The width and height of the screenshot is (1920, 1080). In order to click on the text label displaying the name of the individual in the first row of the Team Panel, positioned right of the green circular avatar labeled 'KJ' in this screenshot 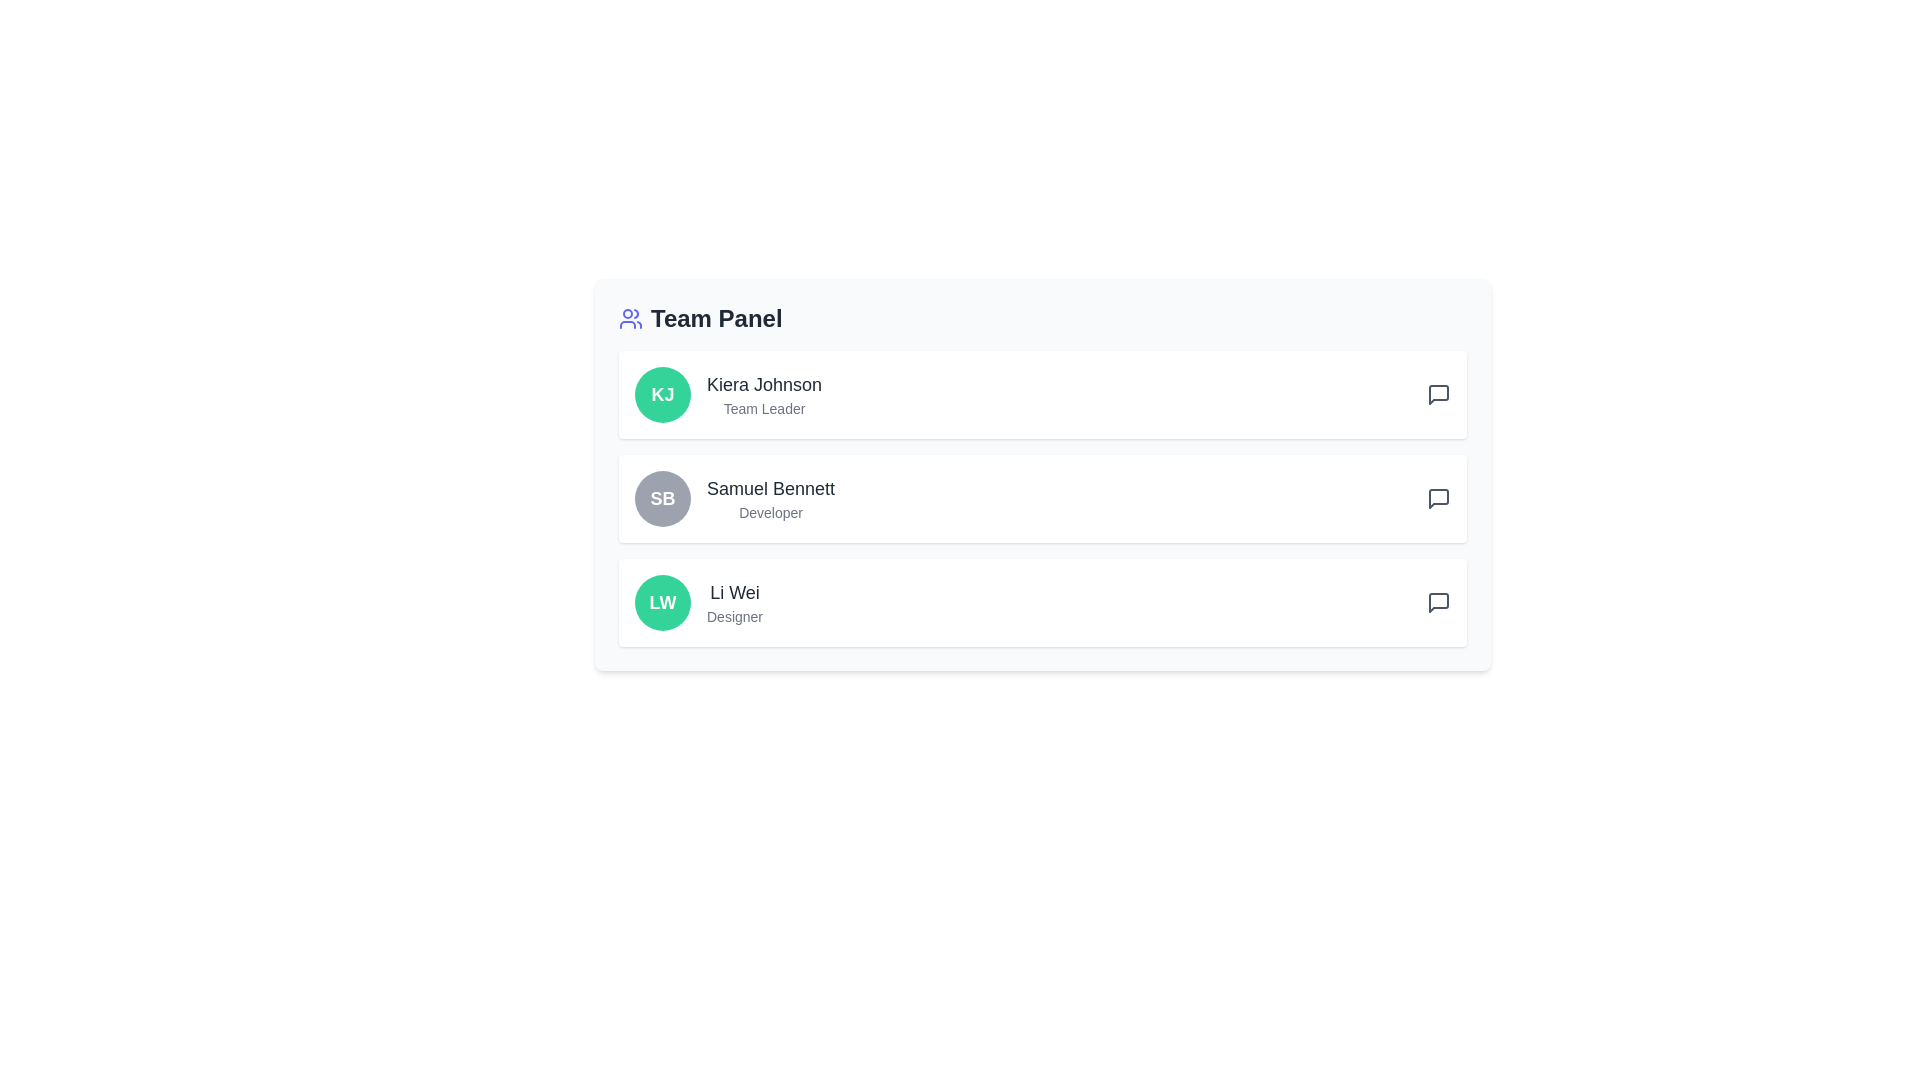, I will do `click(763, 385)`.